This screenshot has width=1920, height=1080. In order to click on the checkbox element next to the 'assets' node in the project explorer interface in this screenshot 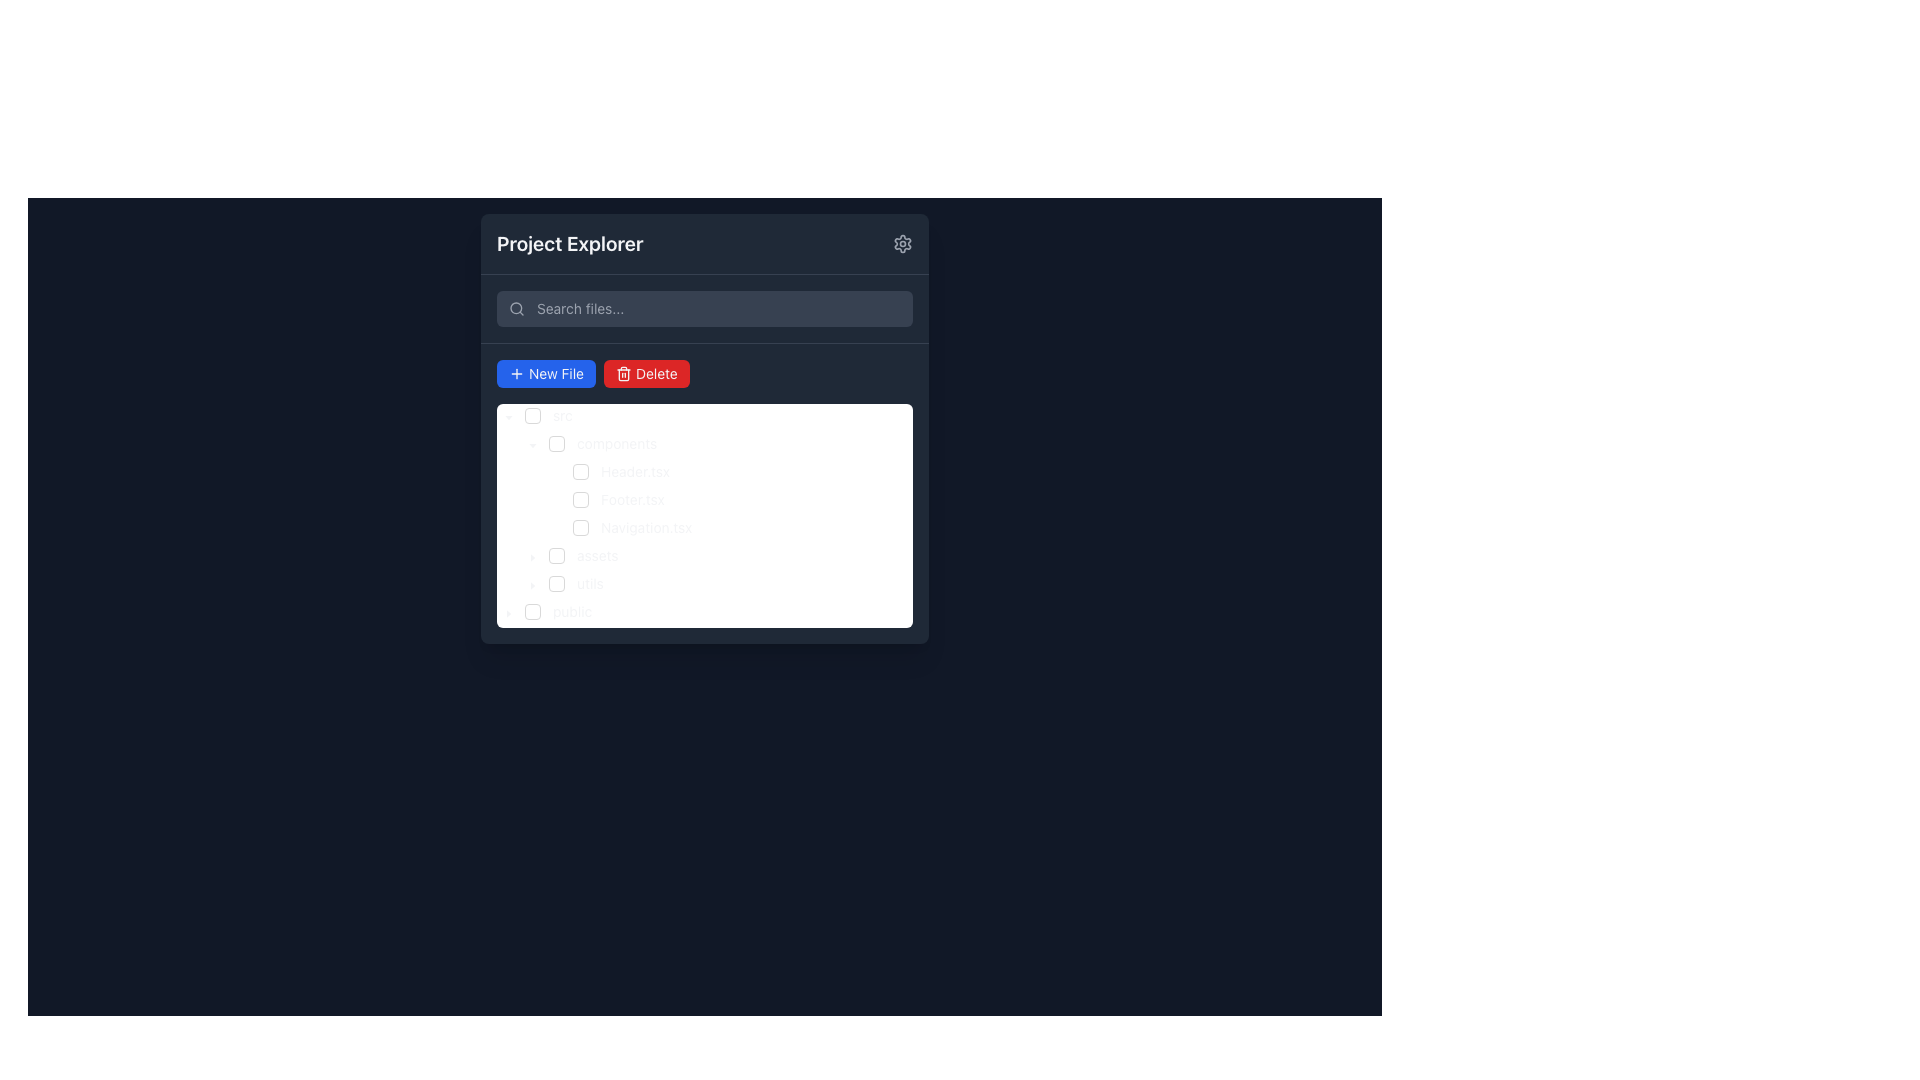, I will do `click(556, 555)`.